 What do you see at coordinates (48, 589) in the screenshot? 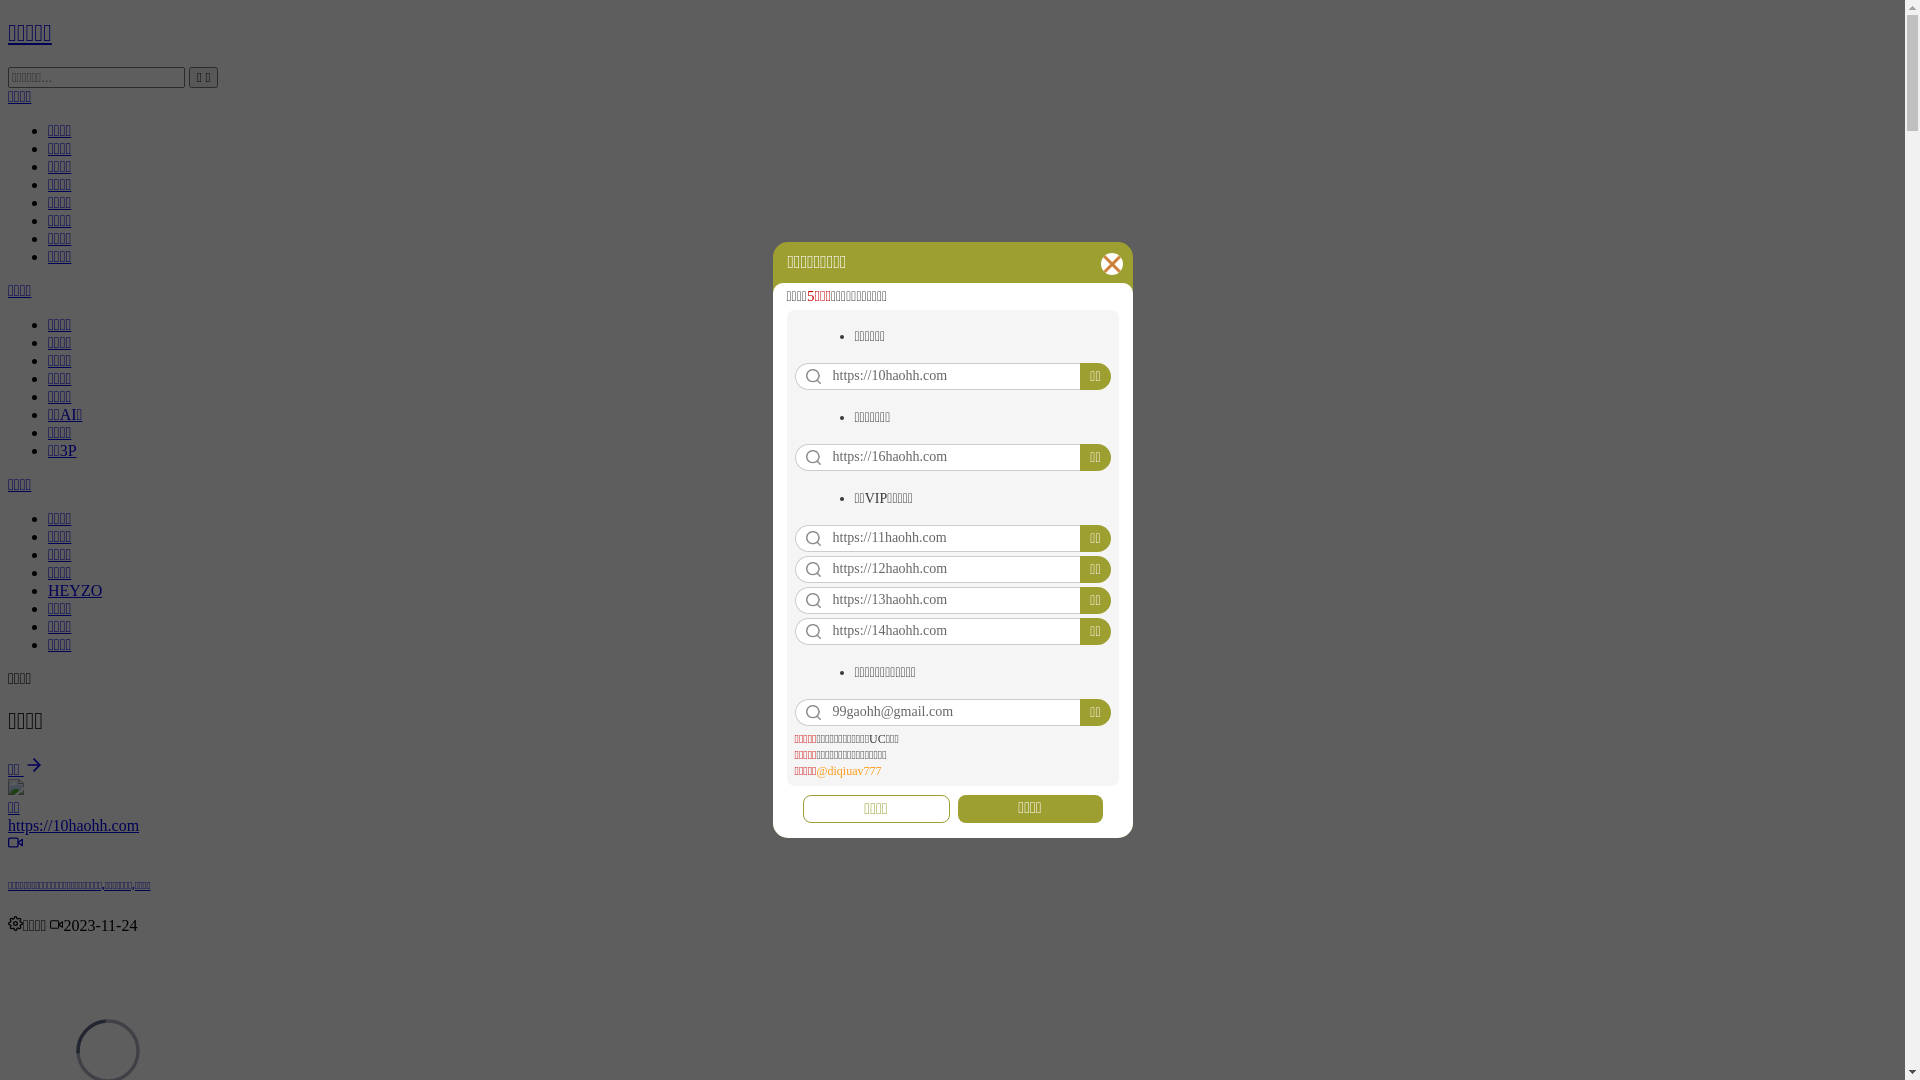
I see `'HEYZO'` at bounding box center [48, 589].